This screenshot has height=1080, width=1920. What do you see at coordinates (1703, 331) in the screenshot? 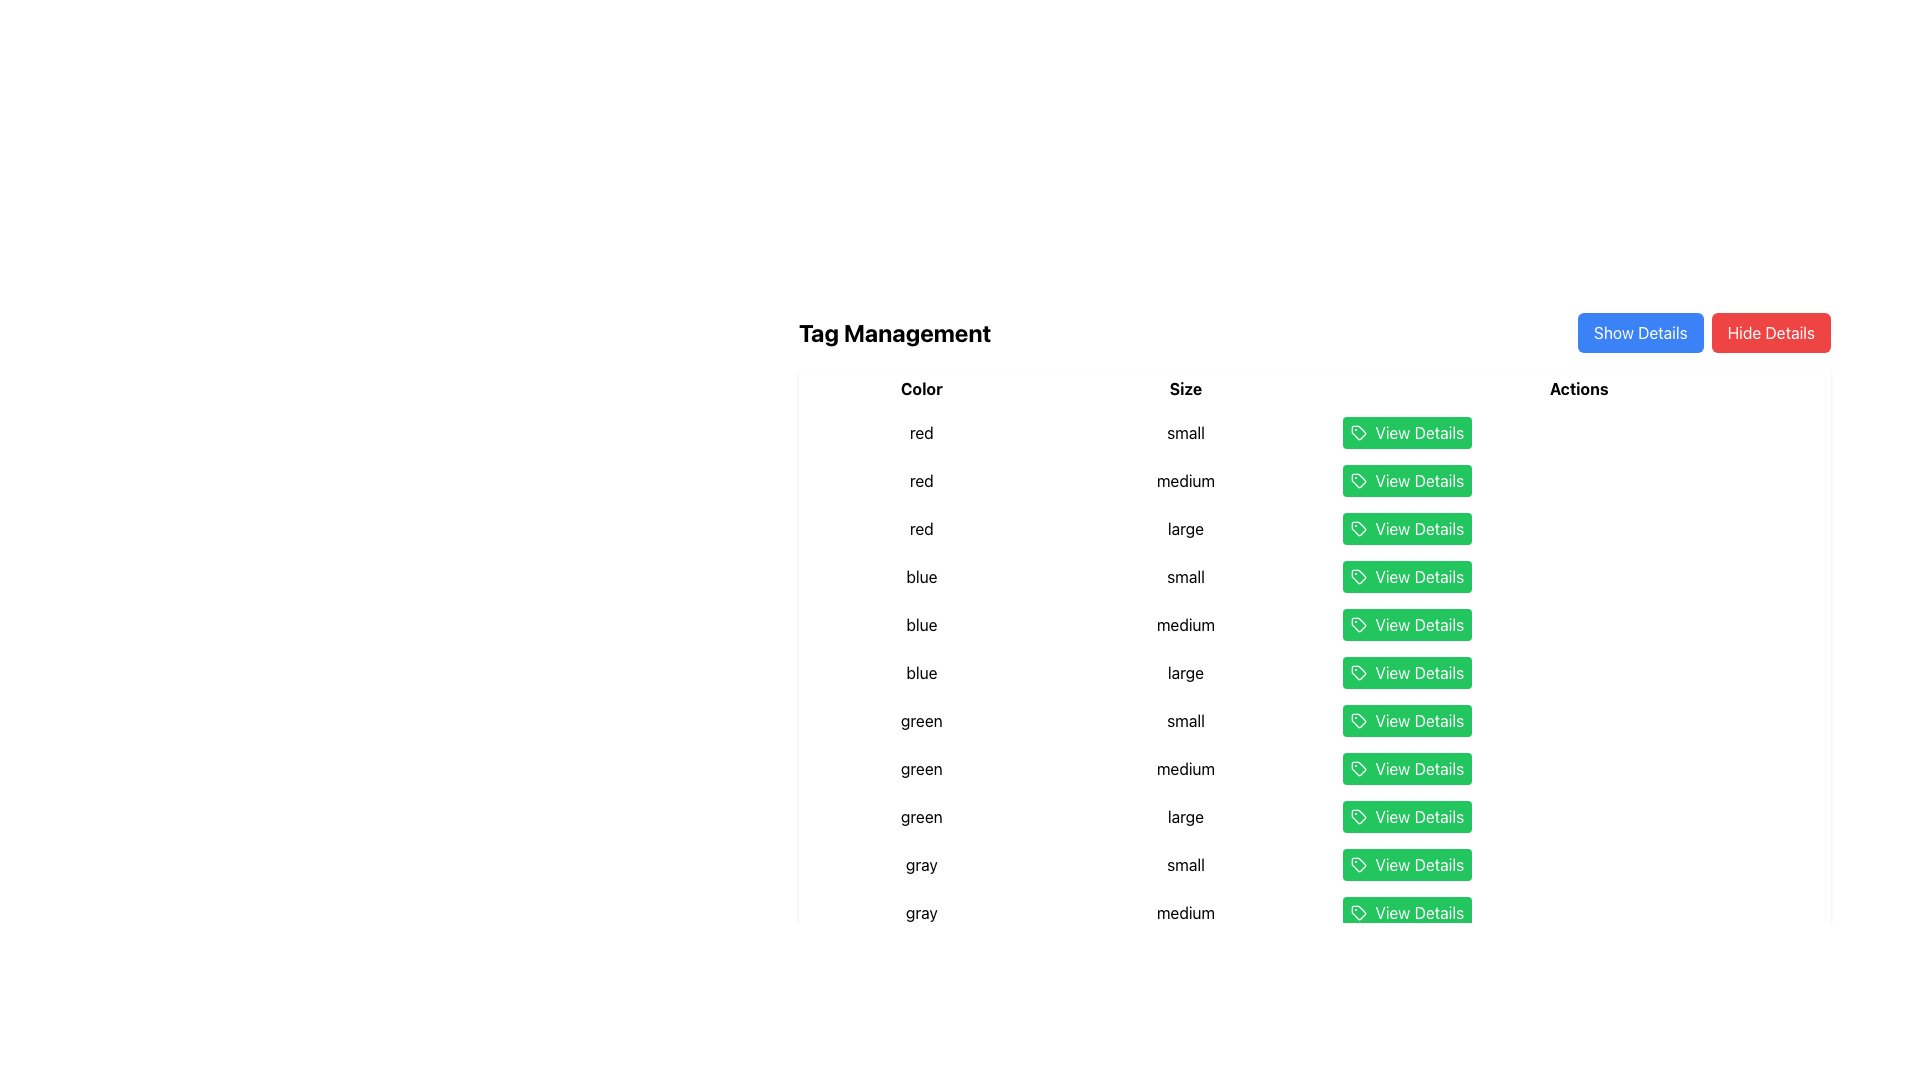
I see `the group of two buttons labeled 'Show Details' and 'Hide Details', which are located in the top-right section of the 'Tag Management' block` at bounding box center [1703, 331].